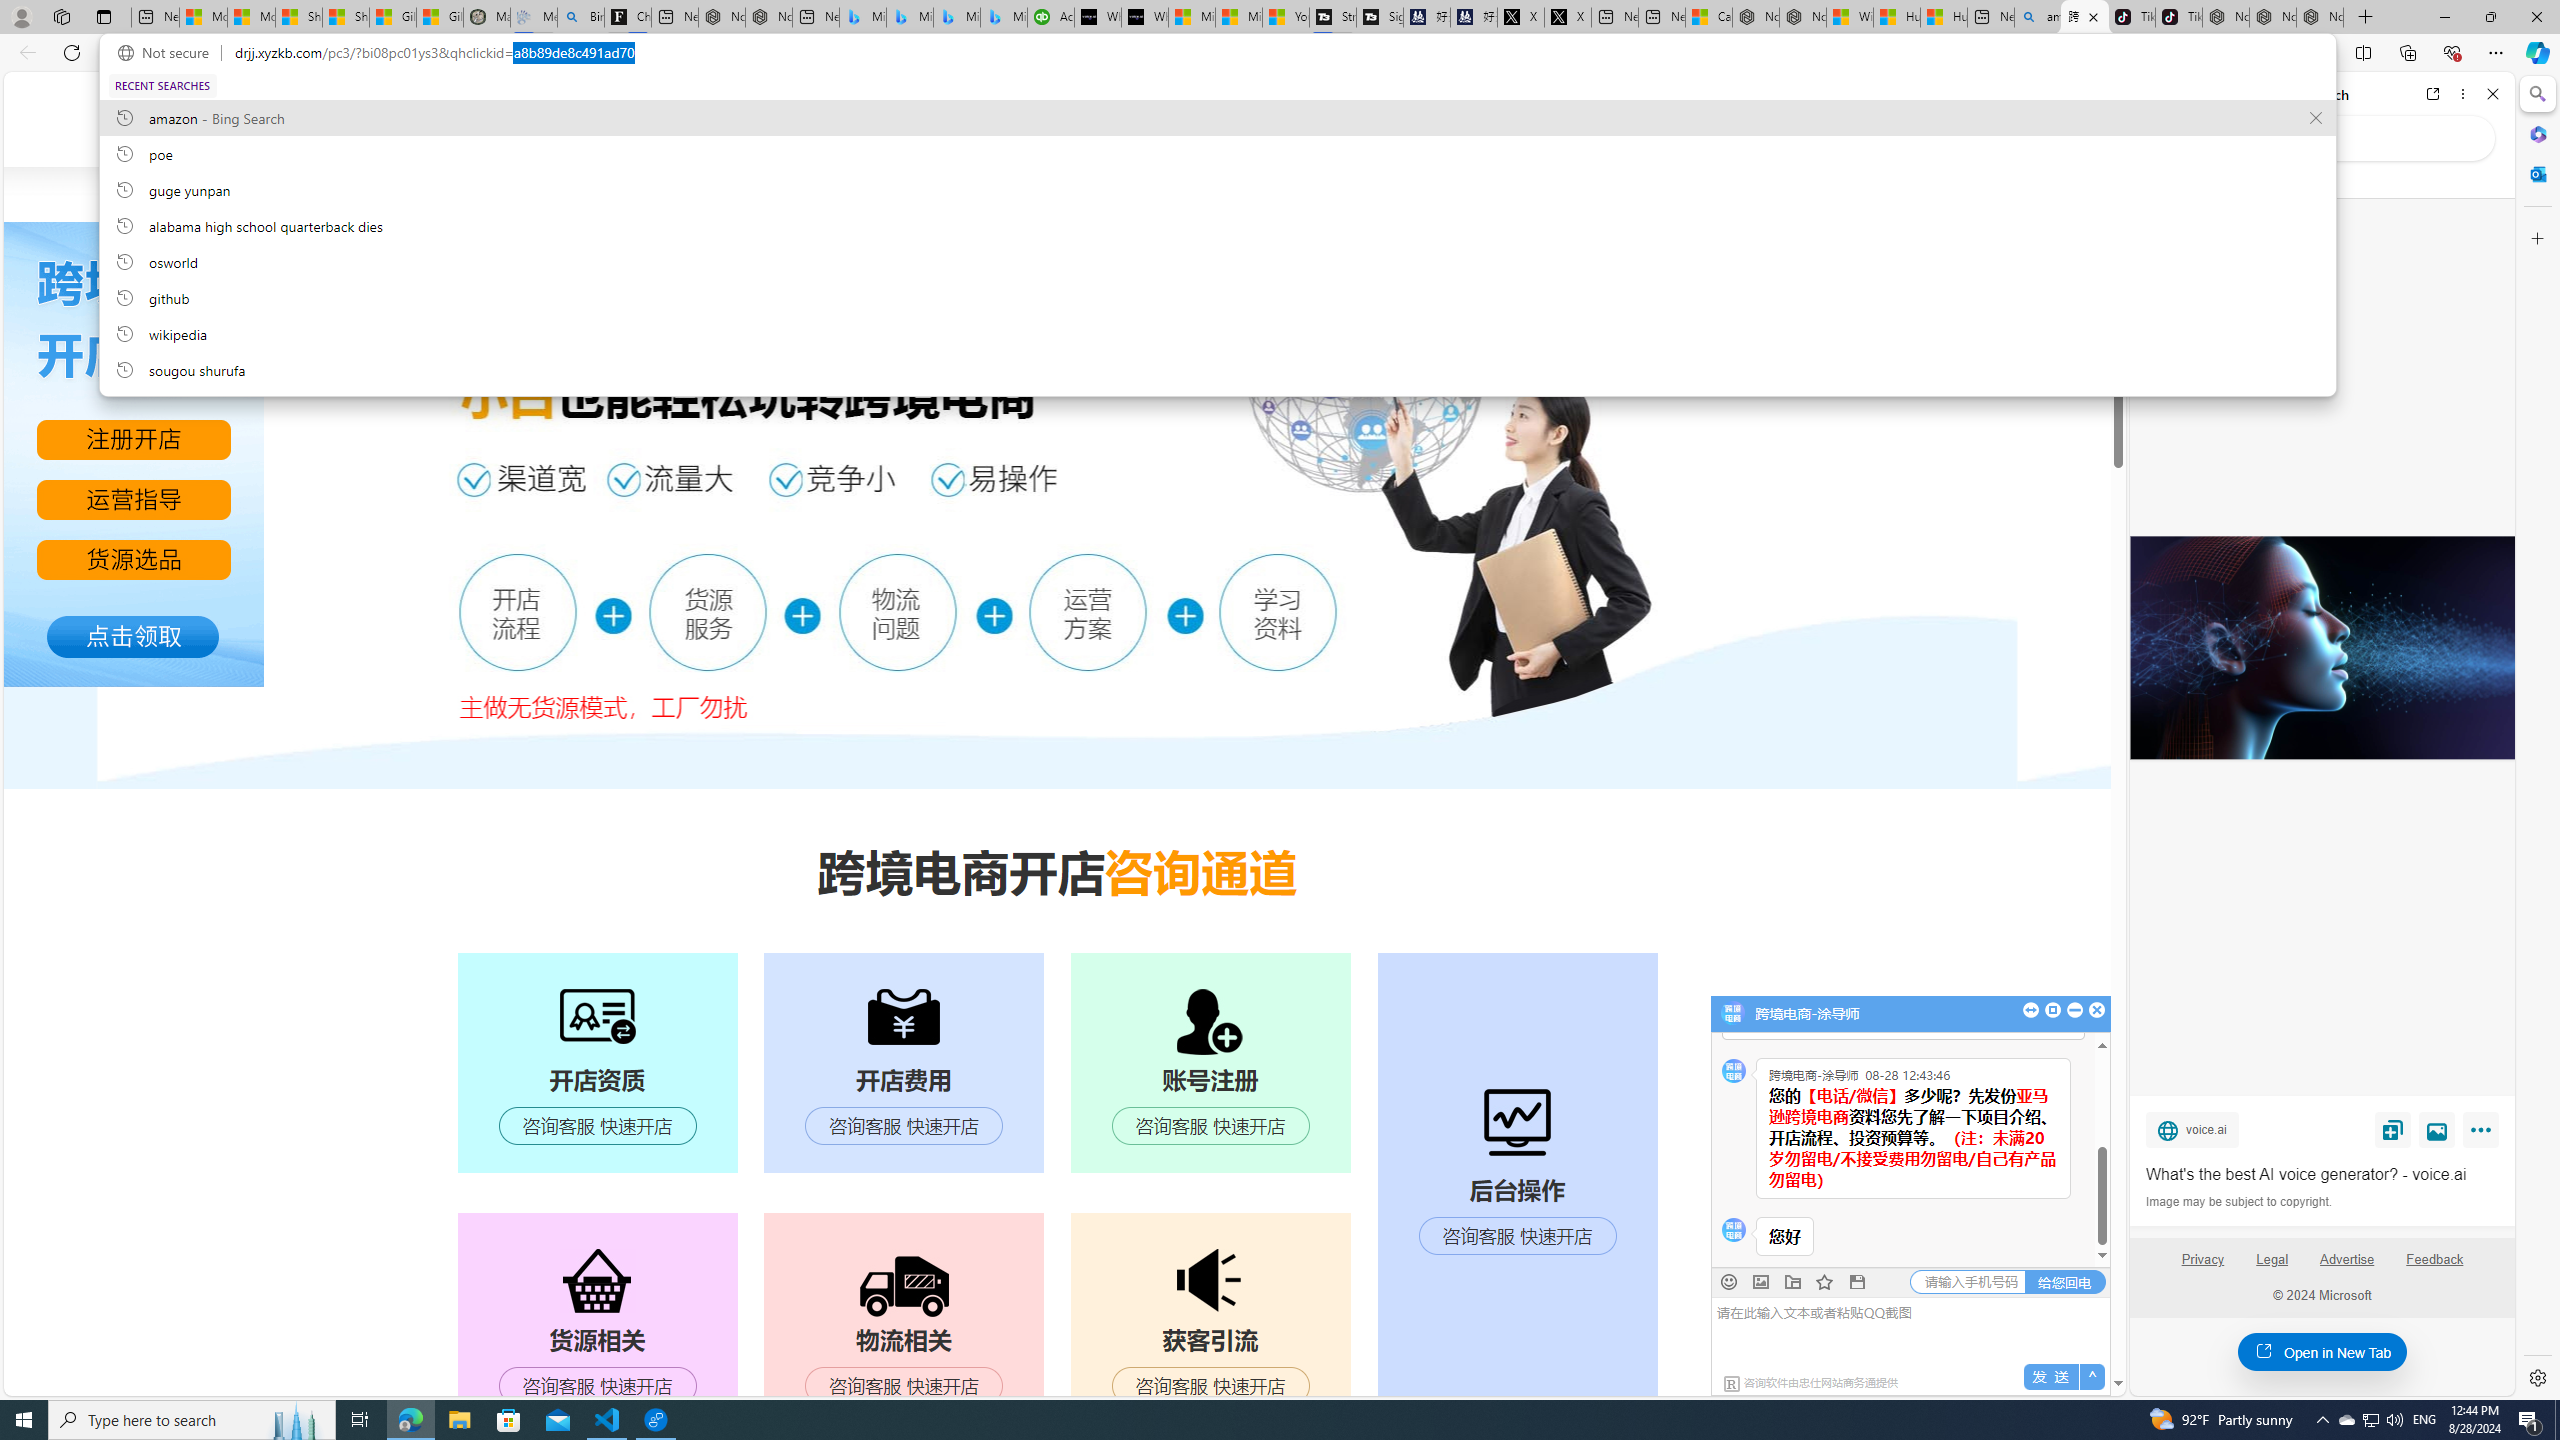 The width and height of the screenshot is (2560, 1440). I want to click on 'Remove suggestion', so click(2315, 118).